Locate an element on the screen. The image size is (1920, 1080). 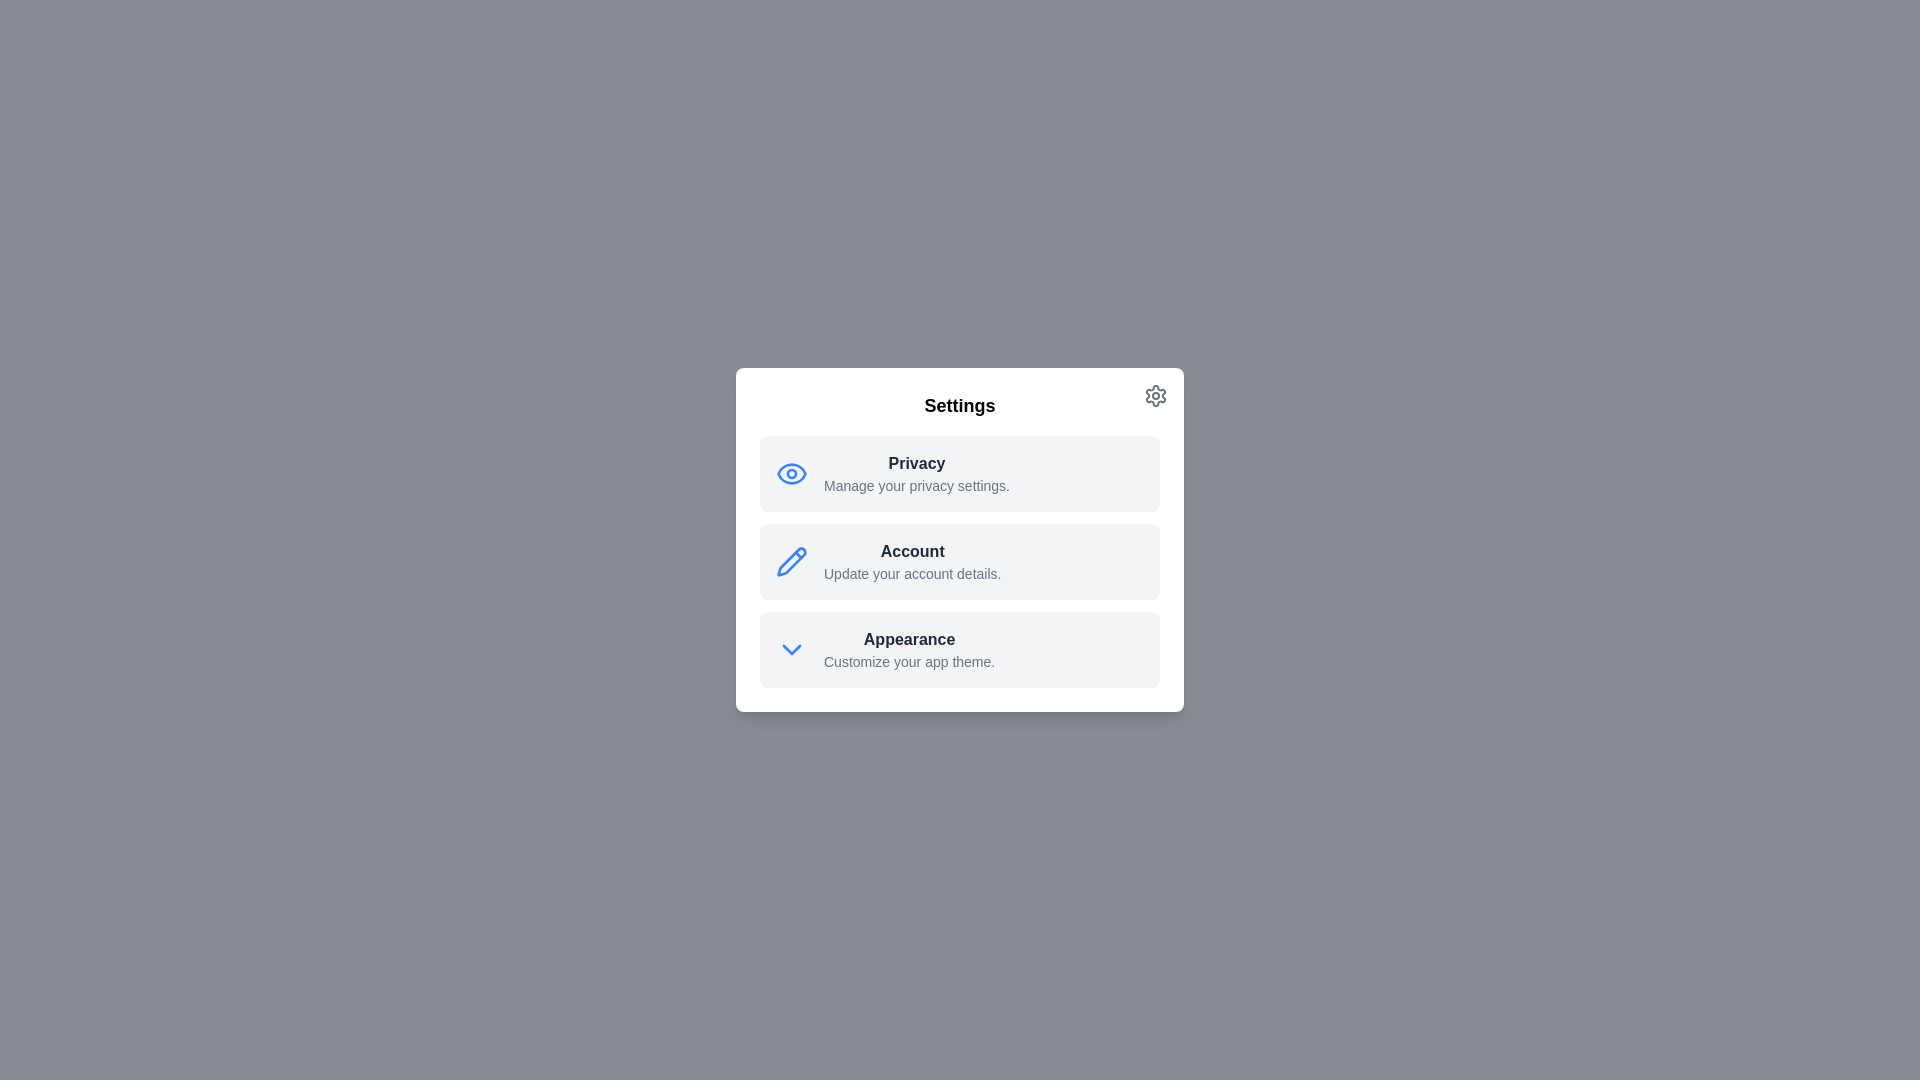
the Account option to observe additional effects is located at coordinates (960, 562).